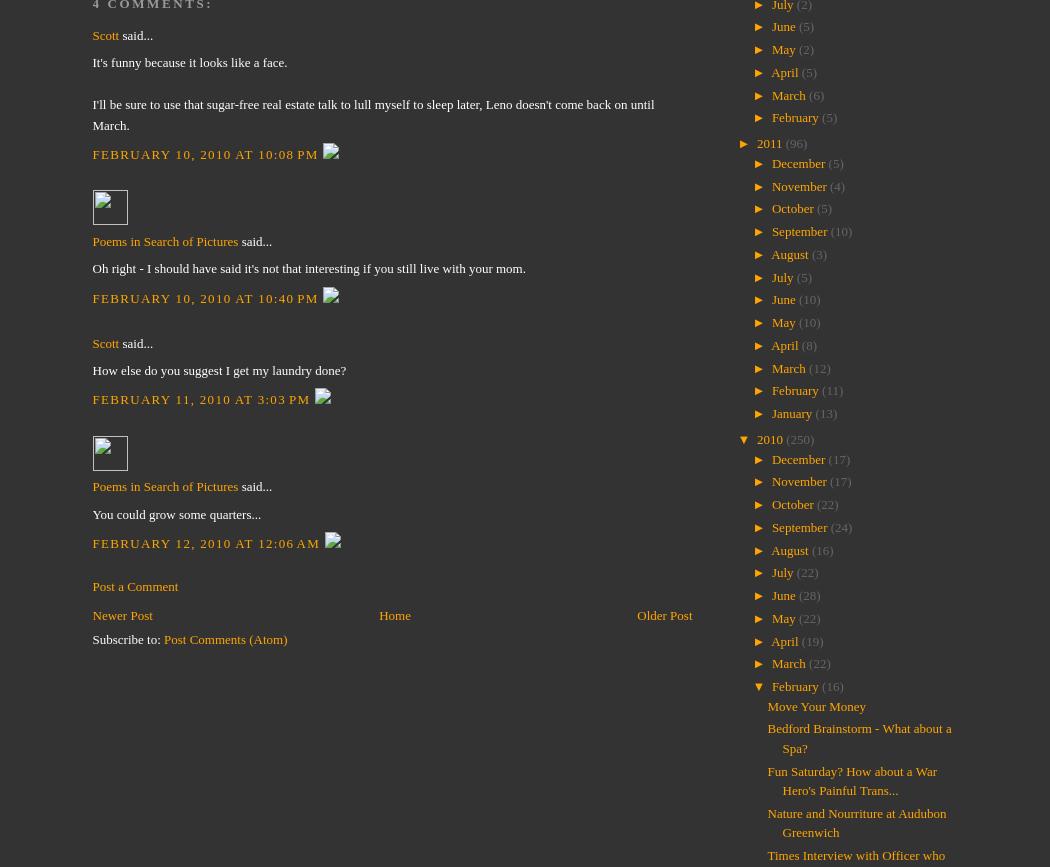 This screenshot has width=1050, height=867. Describe the element at coordinates (91, 370) in the screenshot. I see `'How else do you suggest I get my laundry done?'` at that location.